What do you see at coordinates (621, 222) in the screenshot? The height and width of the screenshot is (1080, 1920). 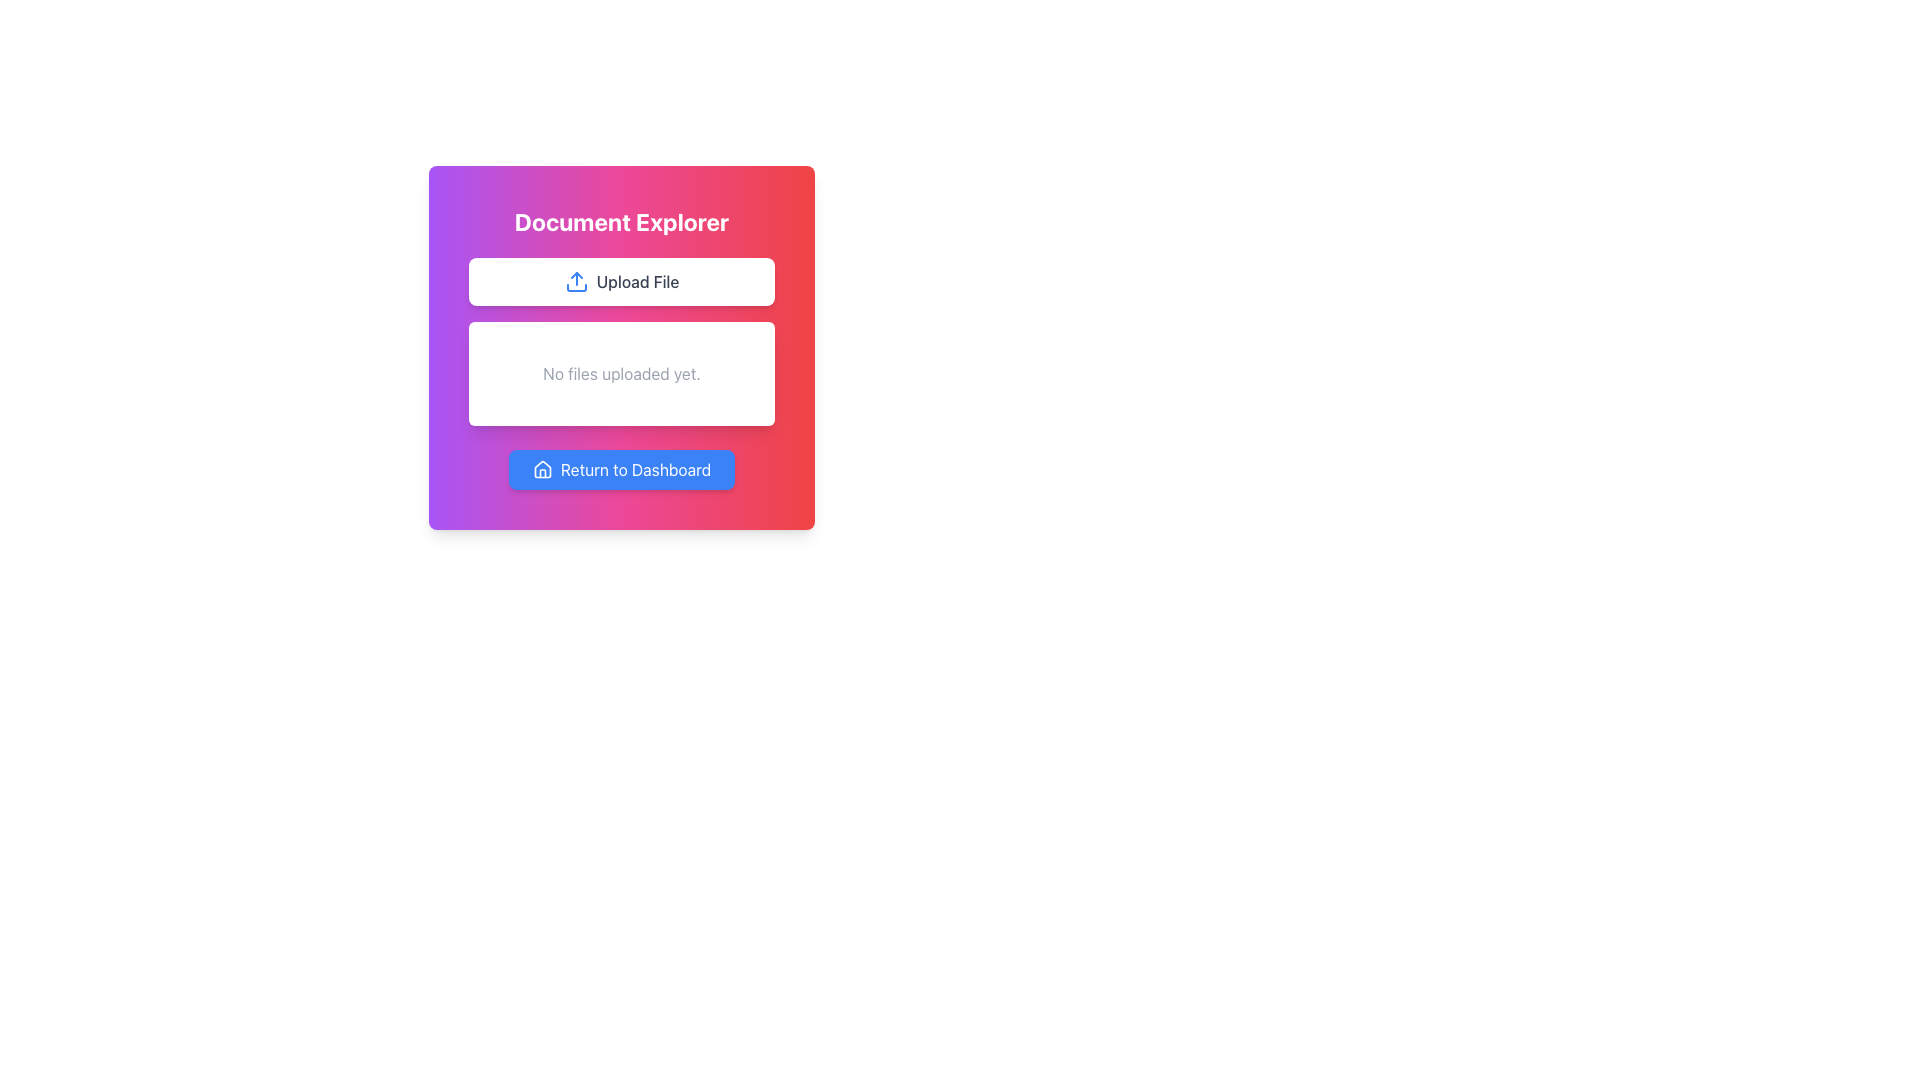 I see `the Text Label that serves as the title or header of the section, positioned above the 'Upload File' button` at bounding box center [621, 222].